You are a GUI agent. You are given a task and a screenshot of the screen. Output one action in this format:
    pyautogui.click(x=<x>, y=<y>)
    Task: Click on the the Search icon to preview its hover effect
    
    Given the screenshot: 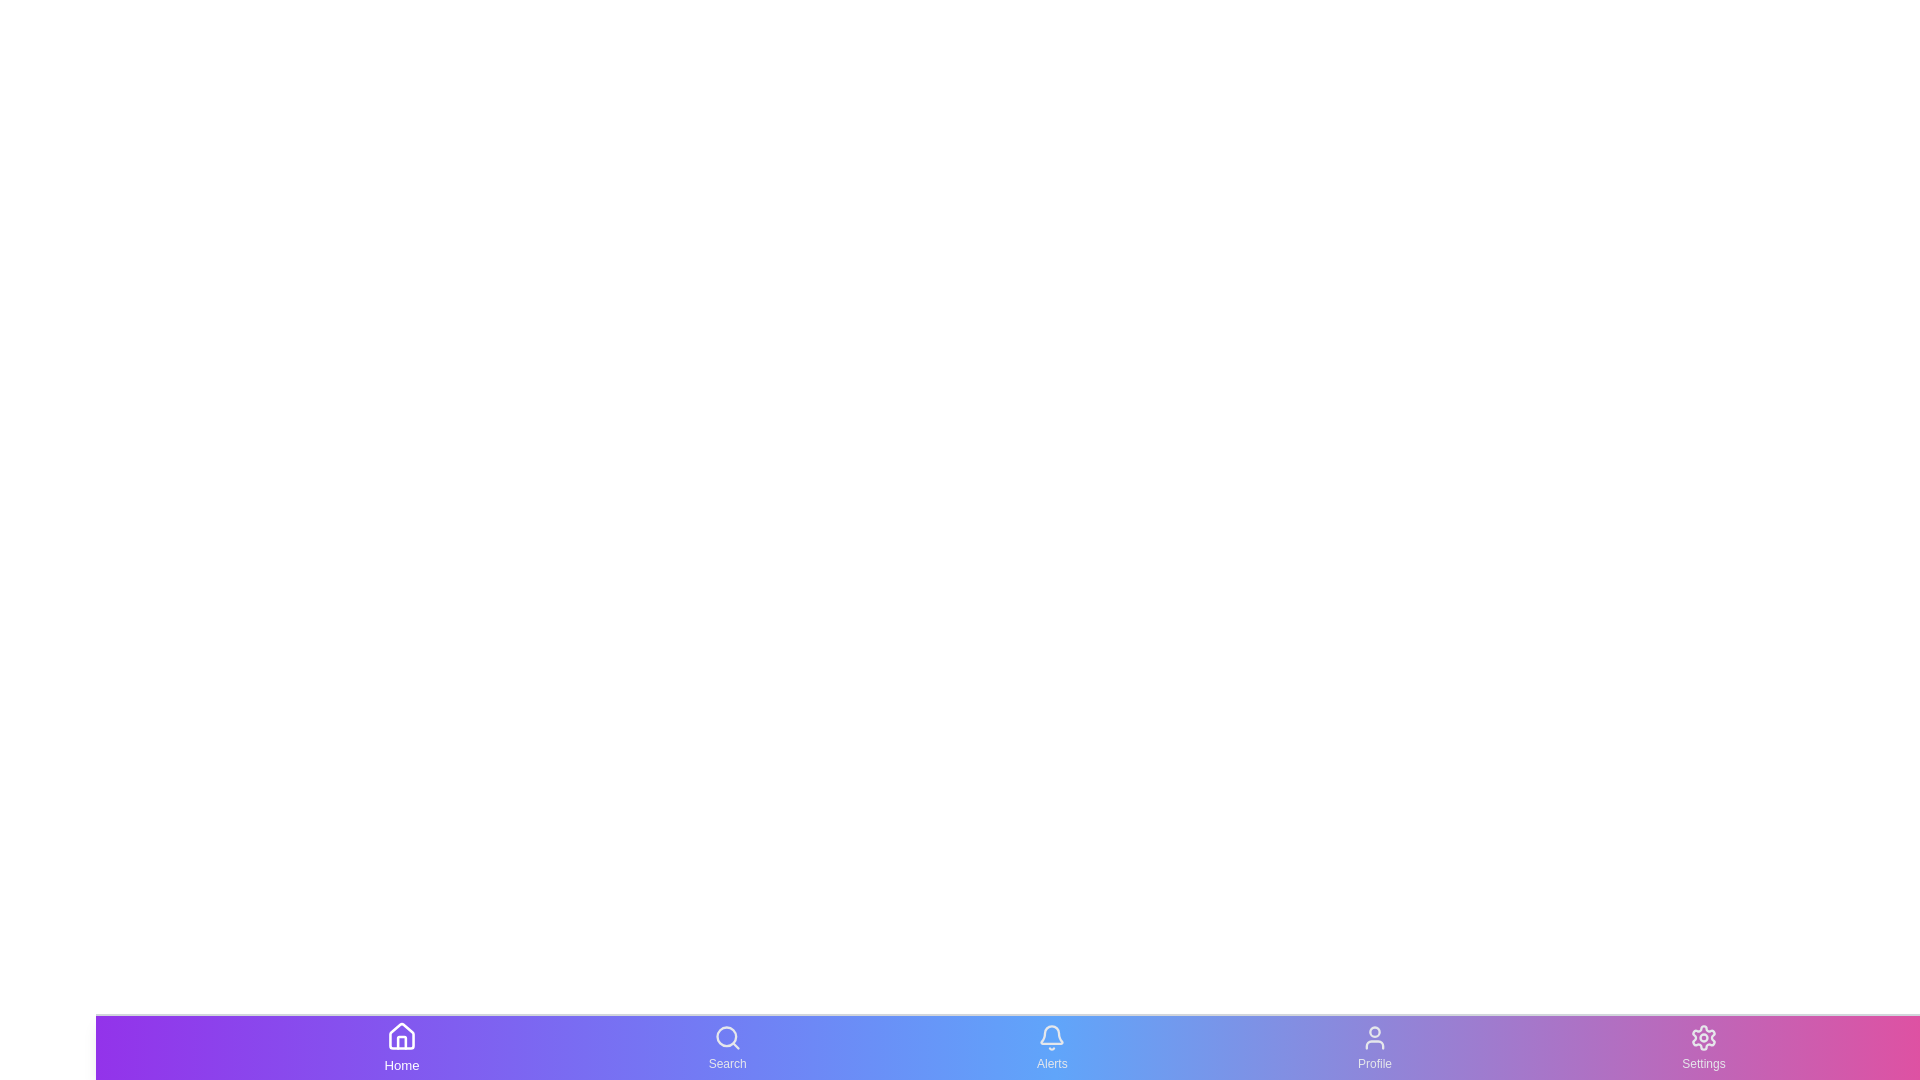 What is the action you would take?
    pyautogui.click(x=725, y=1047)
    